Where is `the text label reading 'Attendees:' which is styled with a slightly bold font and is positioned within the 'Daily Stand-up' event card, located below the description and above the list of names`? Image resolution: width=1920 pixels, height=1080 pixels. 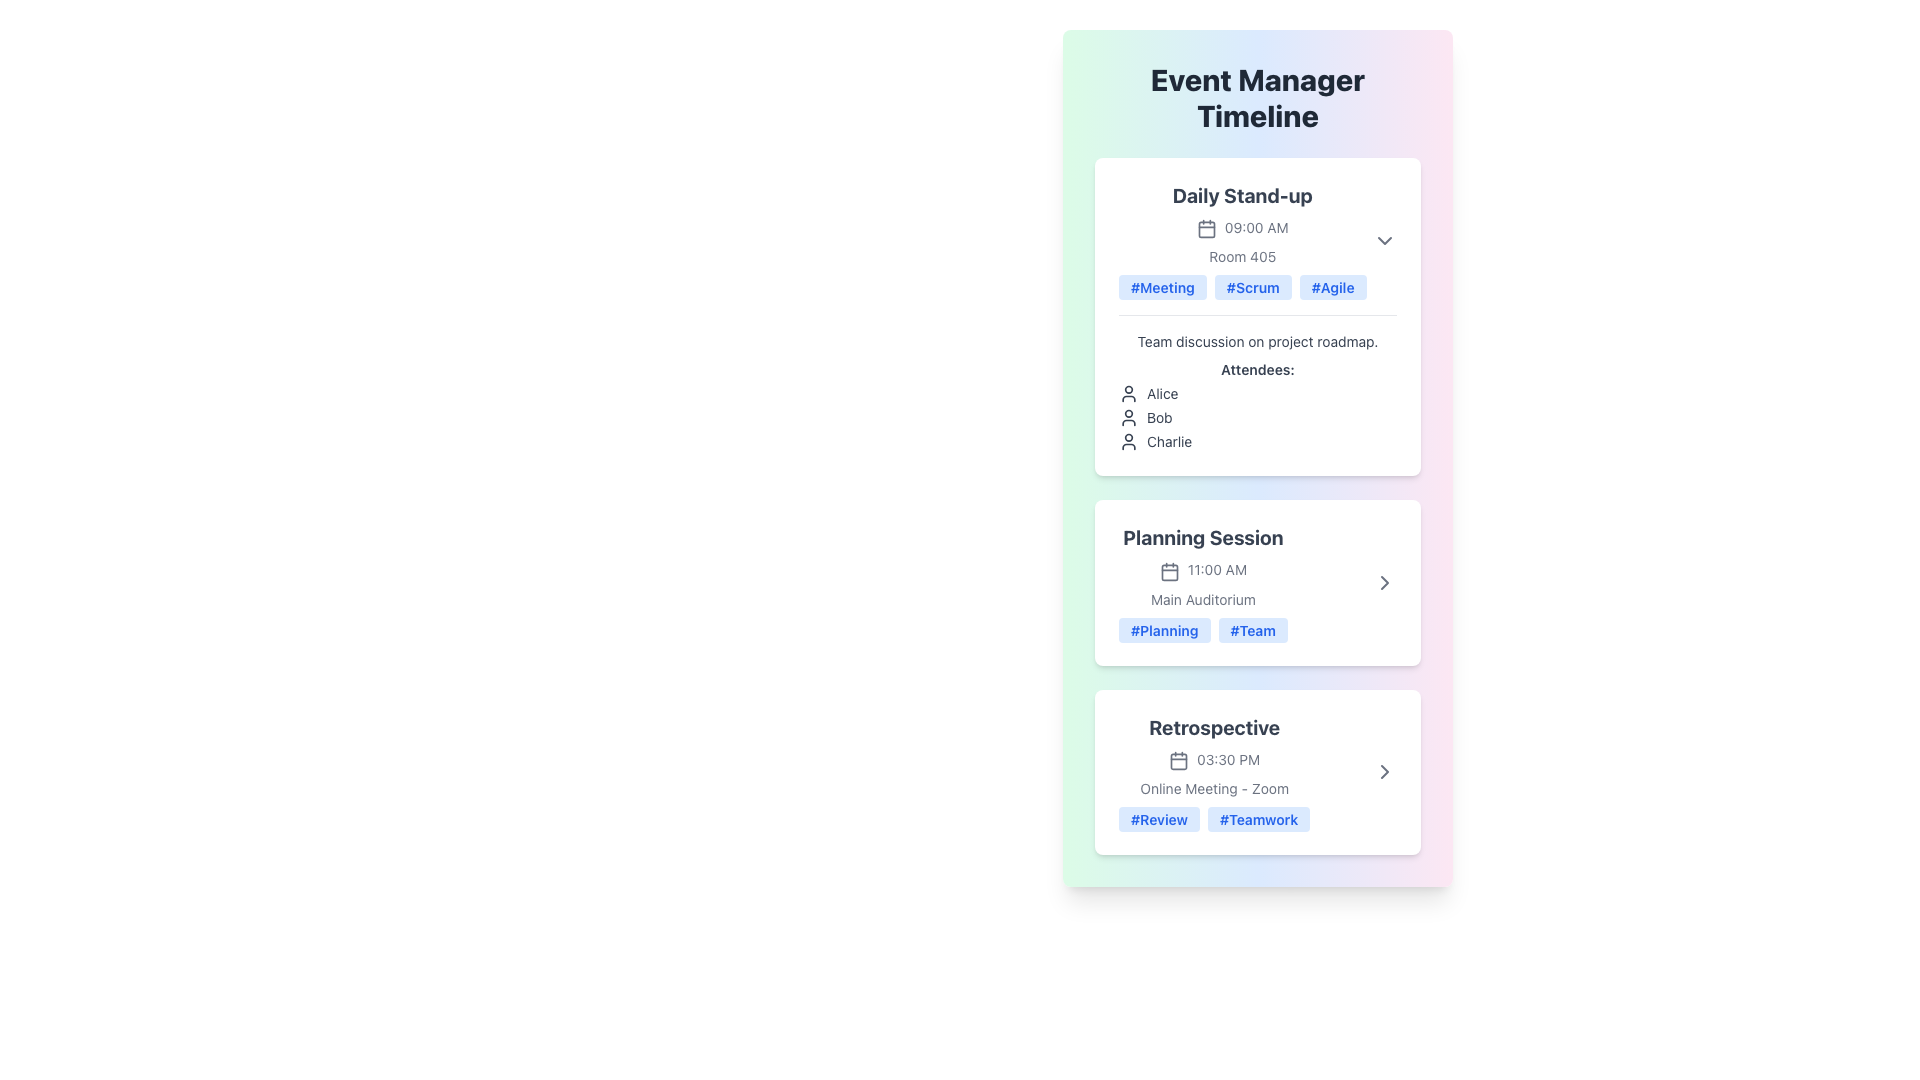
the text label reading 'Attendees:' which is styled with a slightly bold font and is positioned within the 'Daily Stand-up' event card, located below the description and above the list of names is located at coordinates (1256, 370).